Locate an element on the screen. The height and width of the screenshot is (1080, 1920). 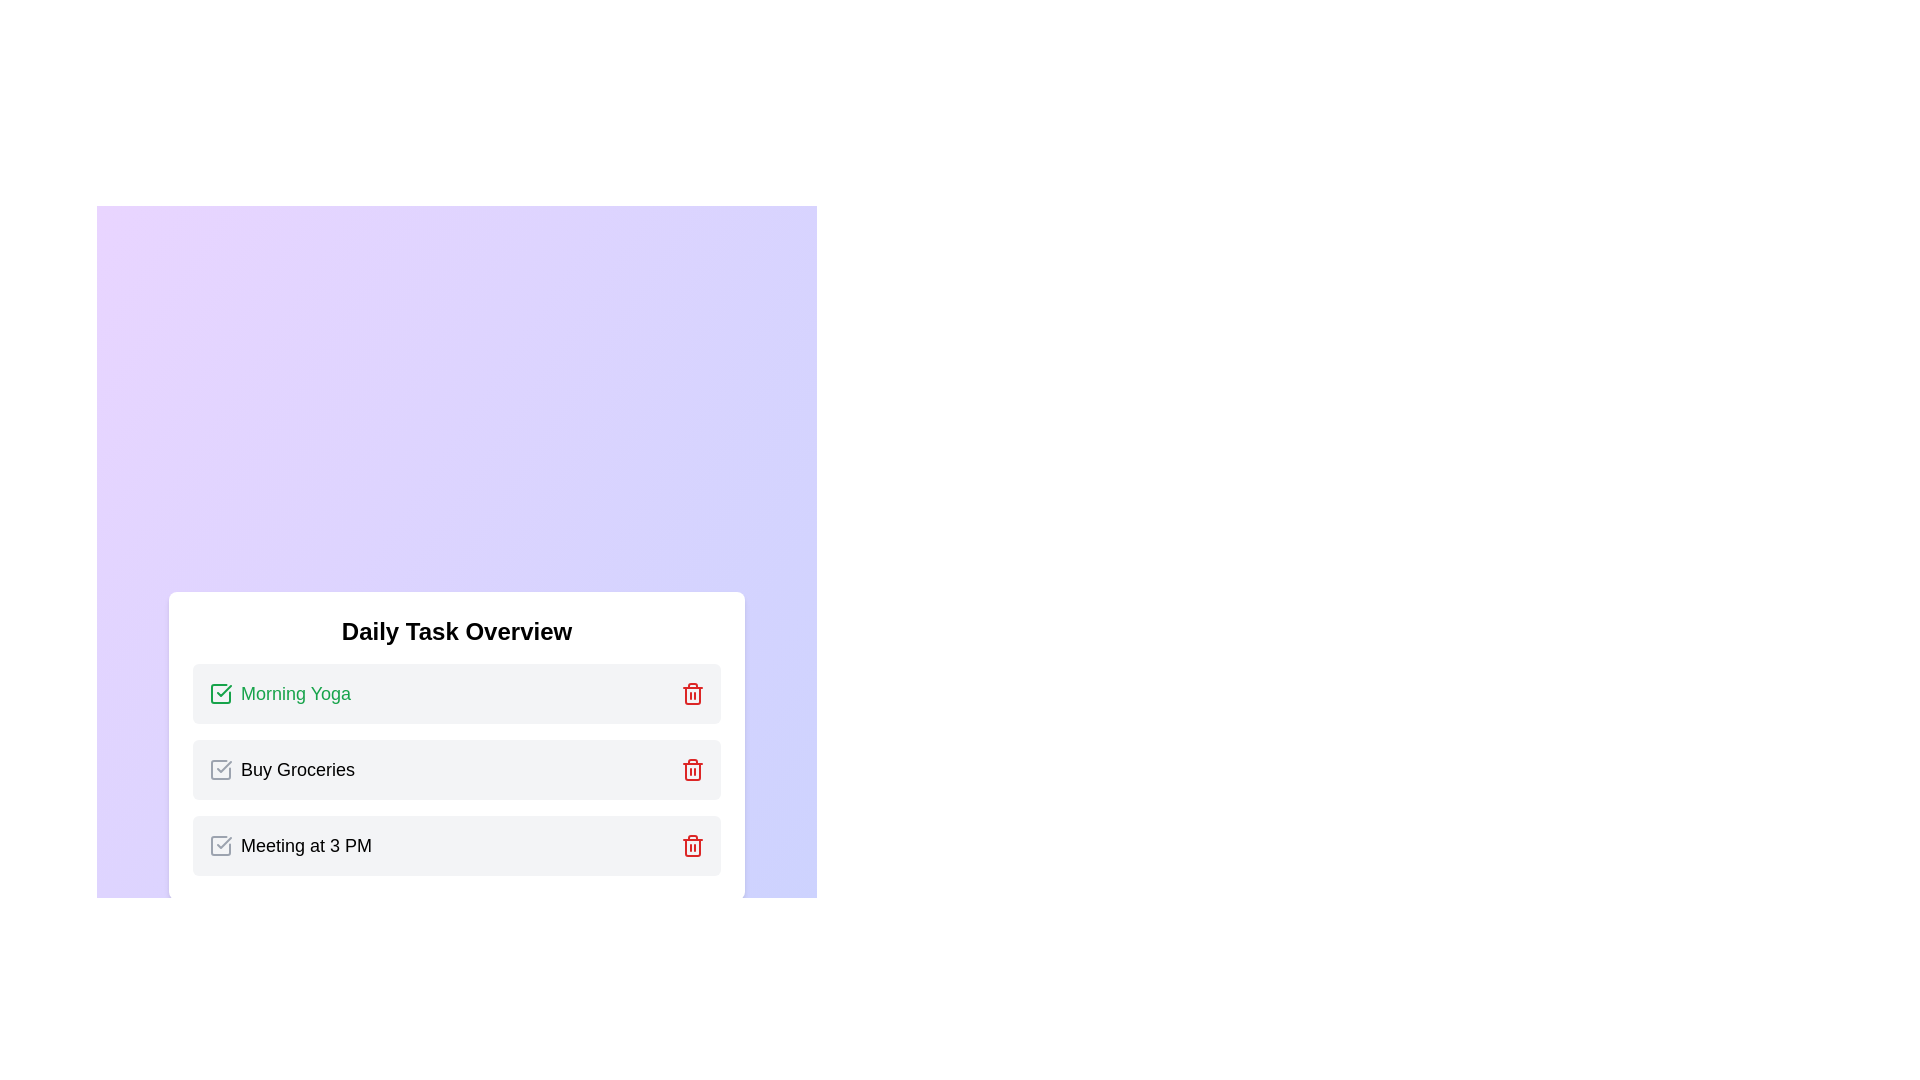
the trash icon next to the task labeled Buy Groceries to delete it is located at coordinates (692, 769).